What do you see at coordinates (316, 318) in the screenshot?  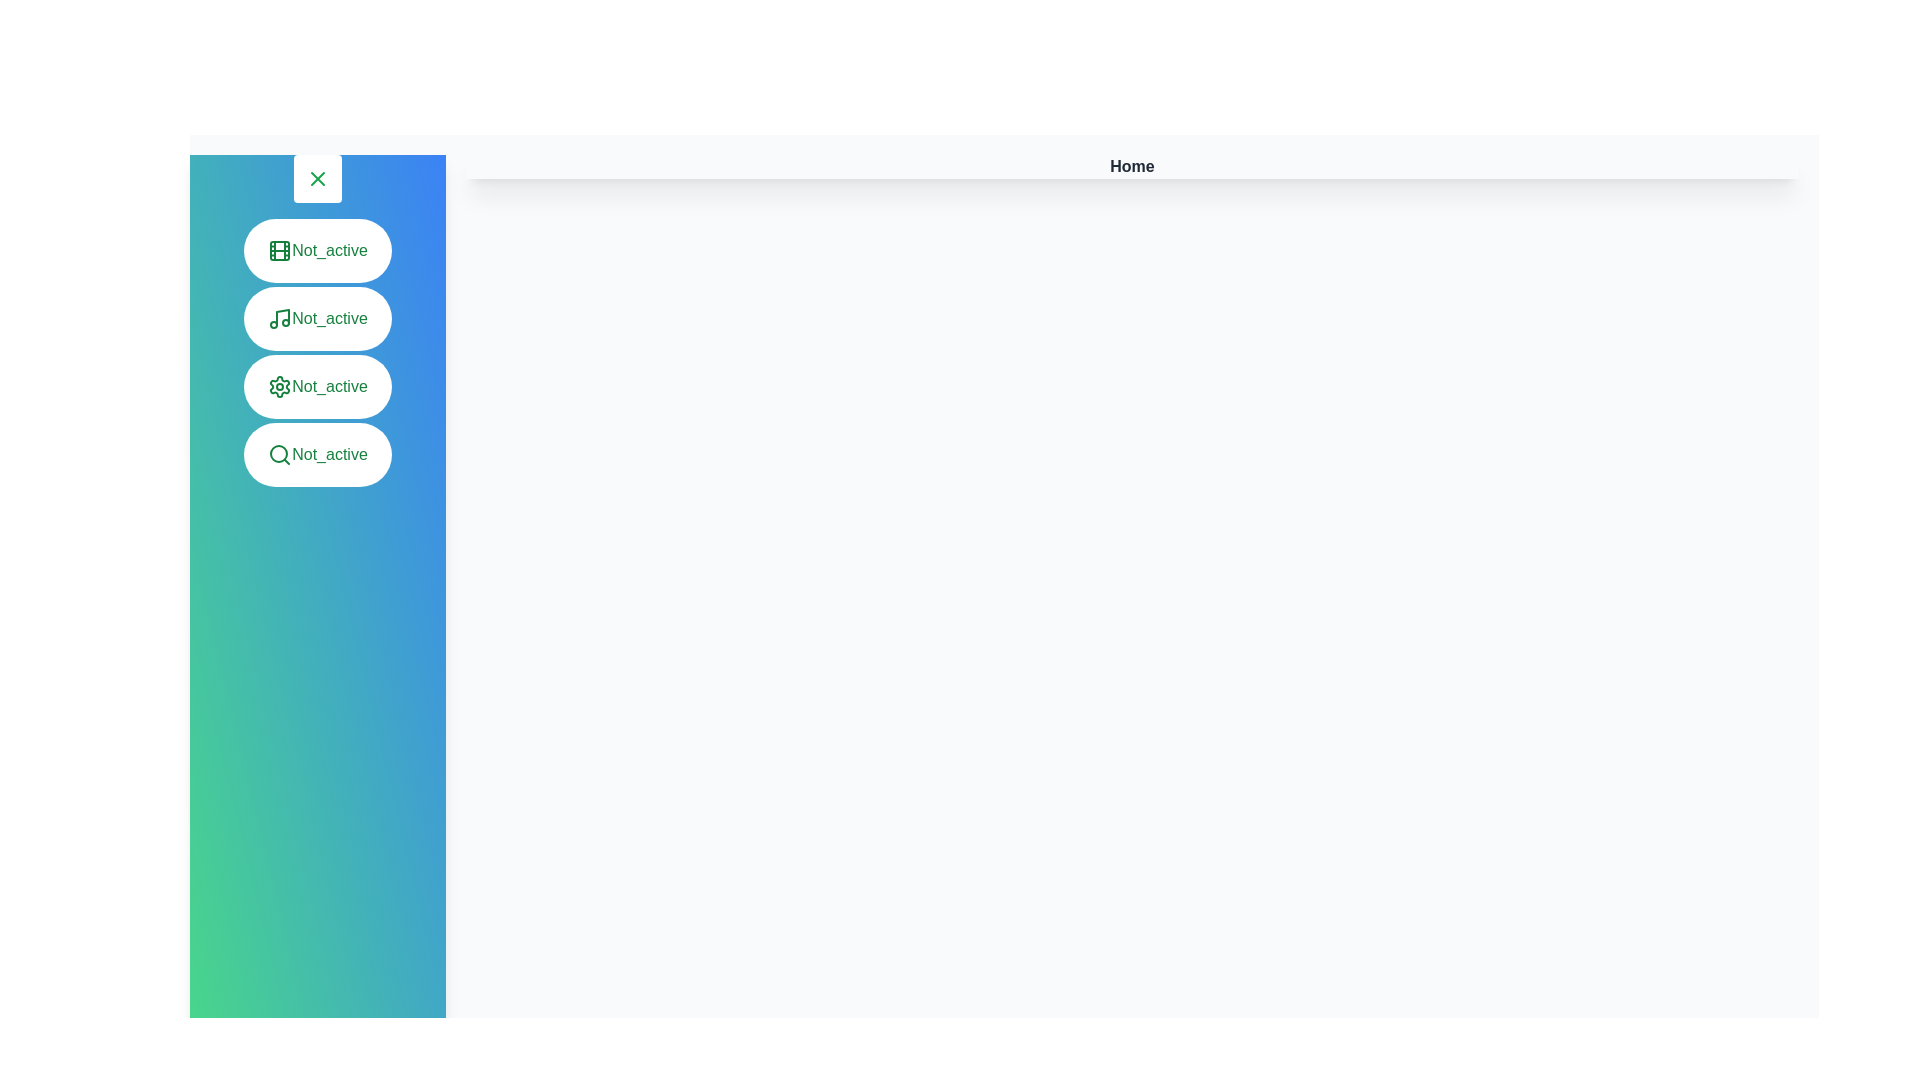 I see `the menu item Music to observe its hover effect` at bounding box center [316, 318].